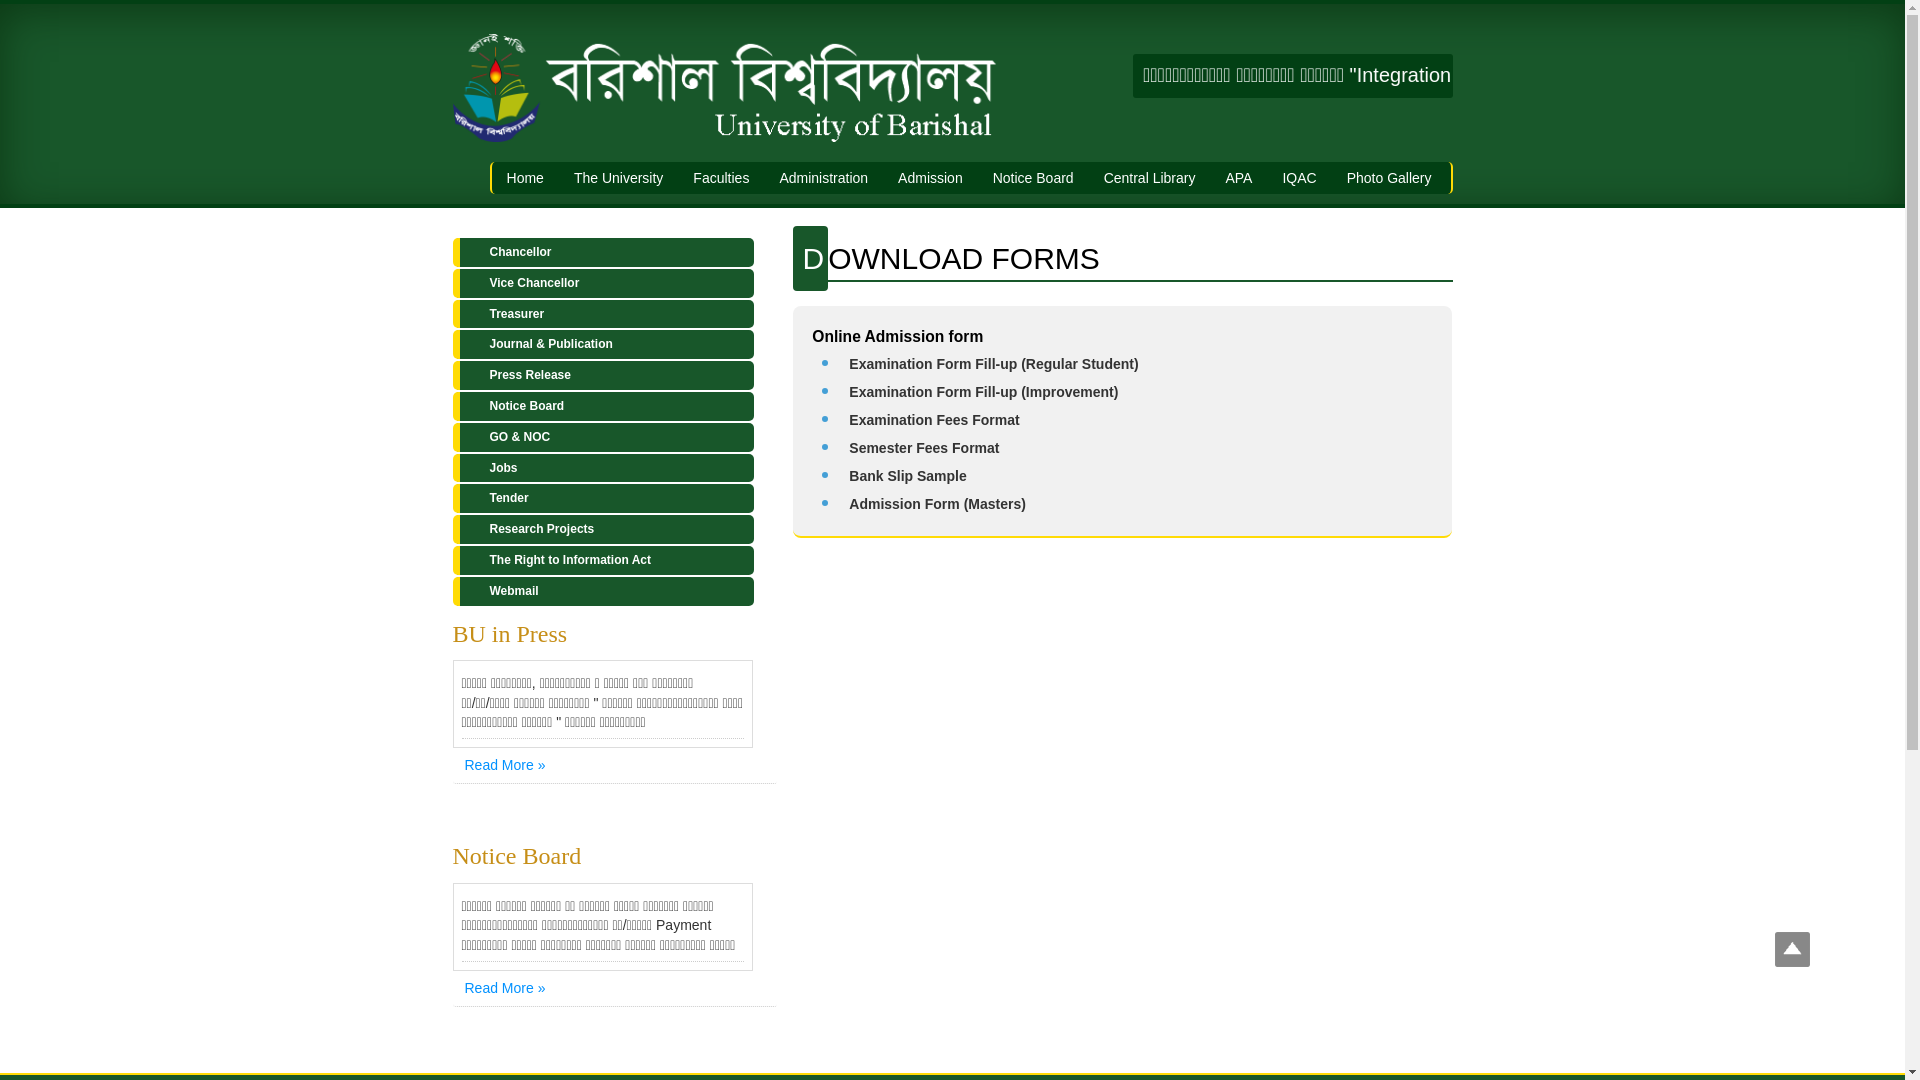 The image size is (1920, 1080). What do you see at coordinates (1388, 176) in the screenshot?
I see `'Photo Gallery'` at bounding box center [1388, 176].